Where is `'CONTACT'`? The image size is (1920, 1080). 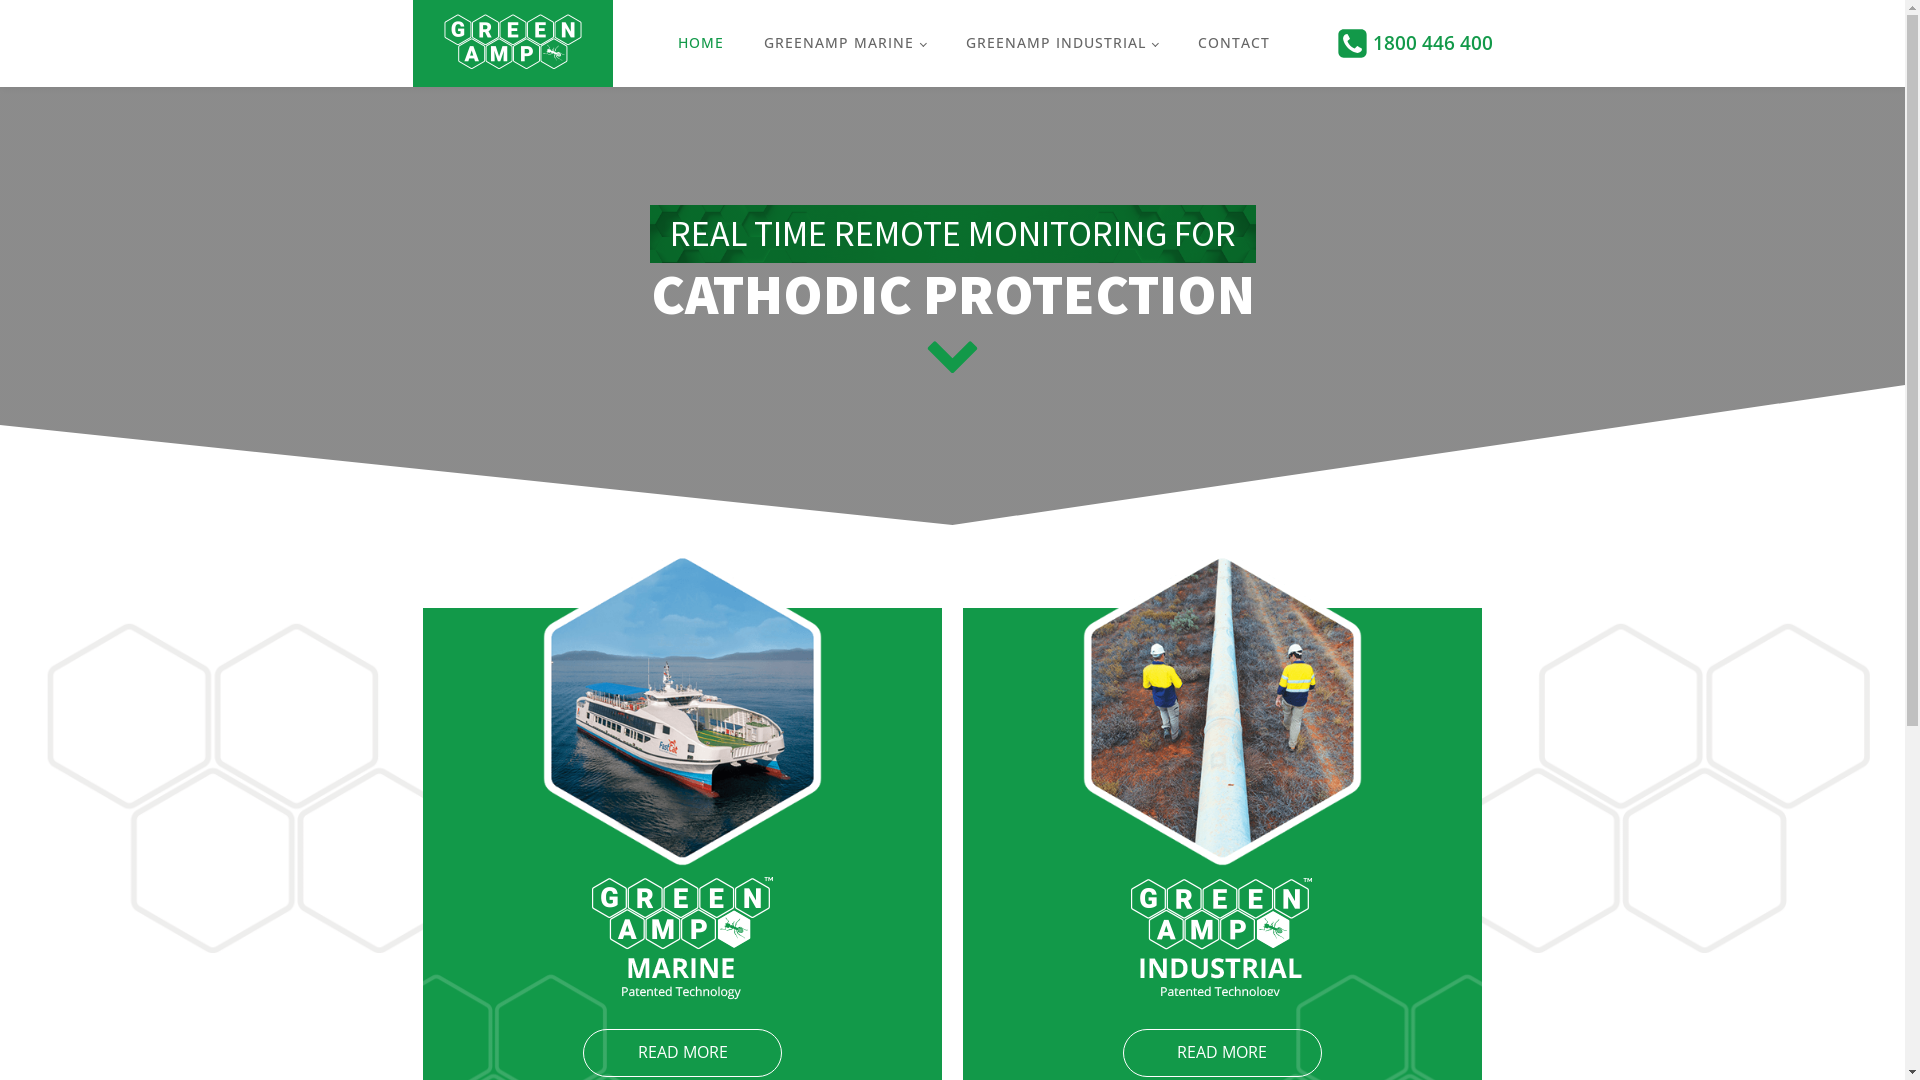
'CONTACT' is located at coordinates (1232, 42).